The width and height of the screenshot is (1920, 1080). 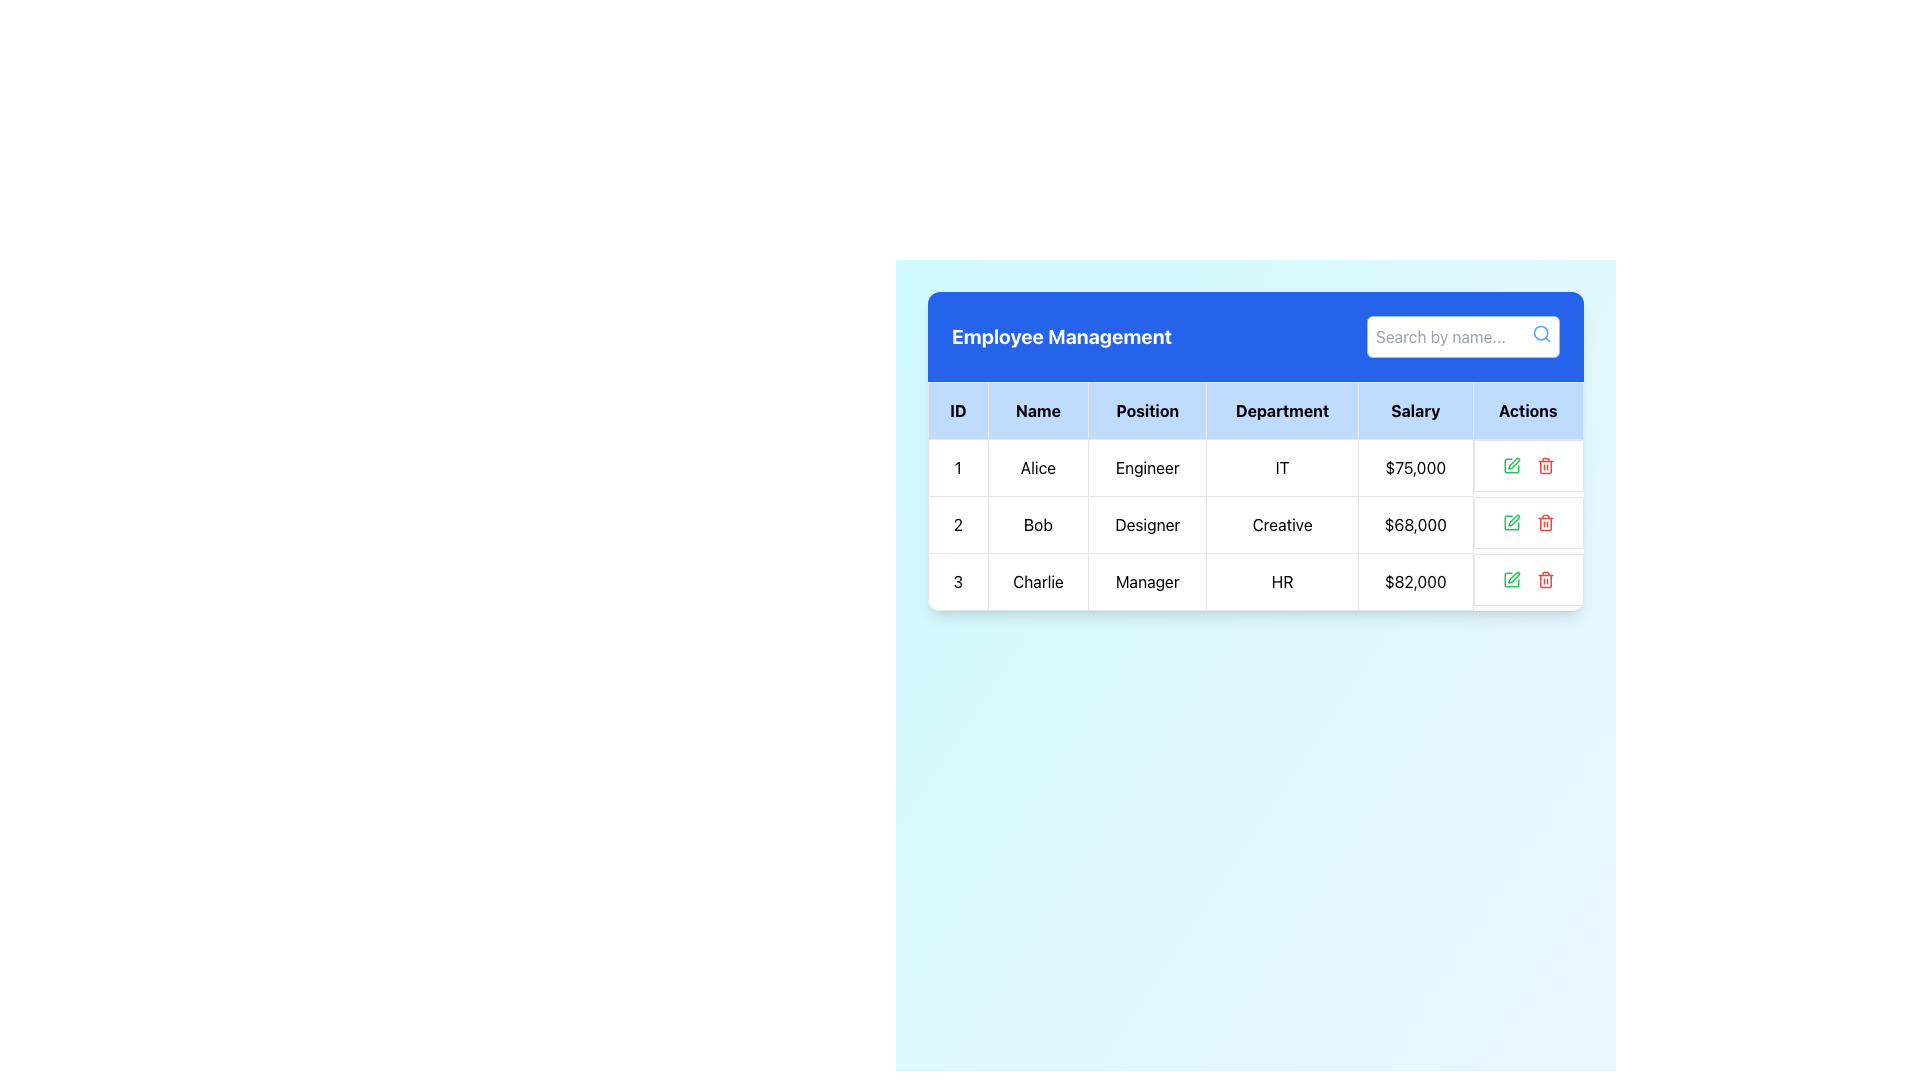 What do you see at coordinates (957, 467) in the screenshot?
I see `the first cell in the first column of the table that displays the identifier under the 'ID' column header` at bounding box center [957, 467].